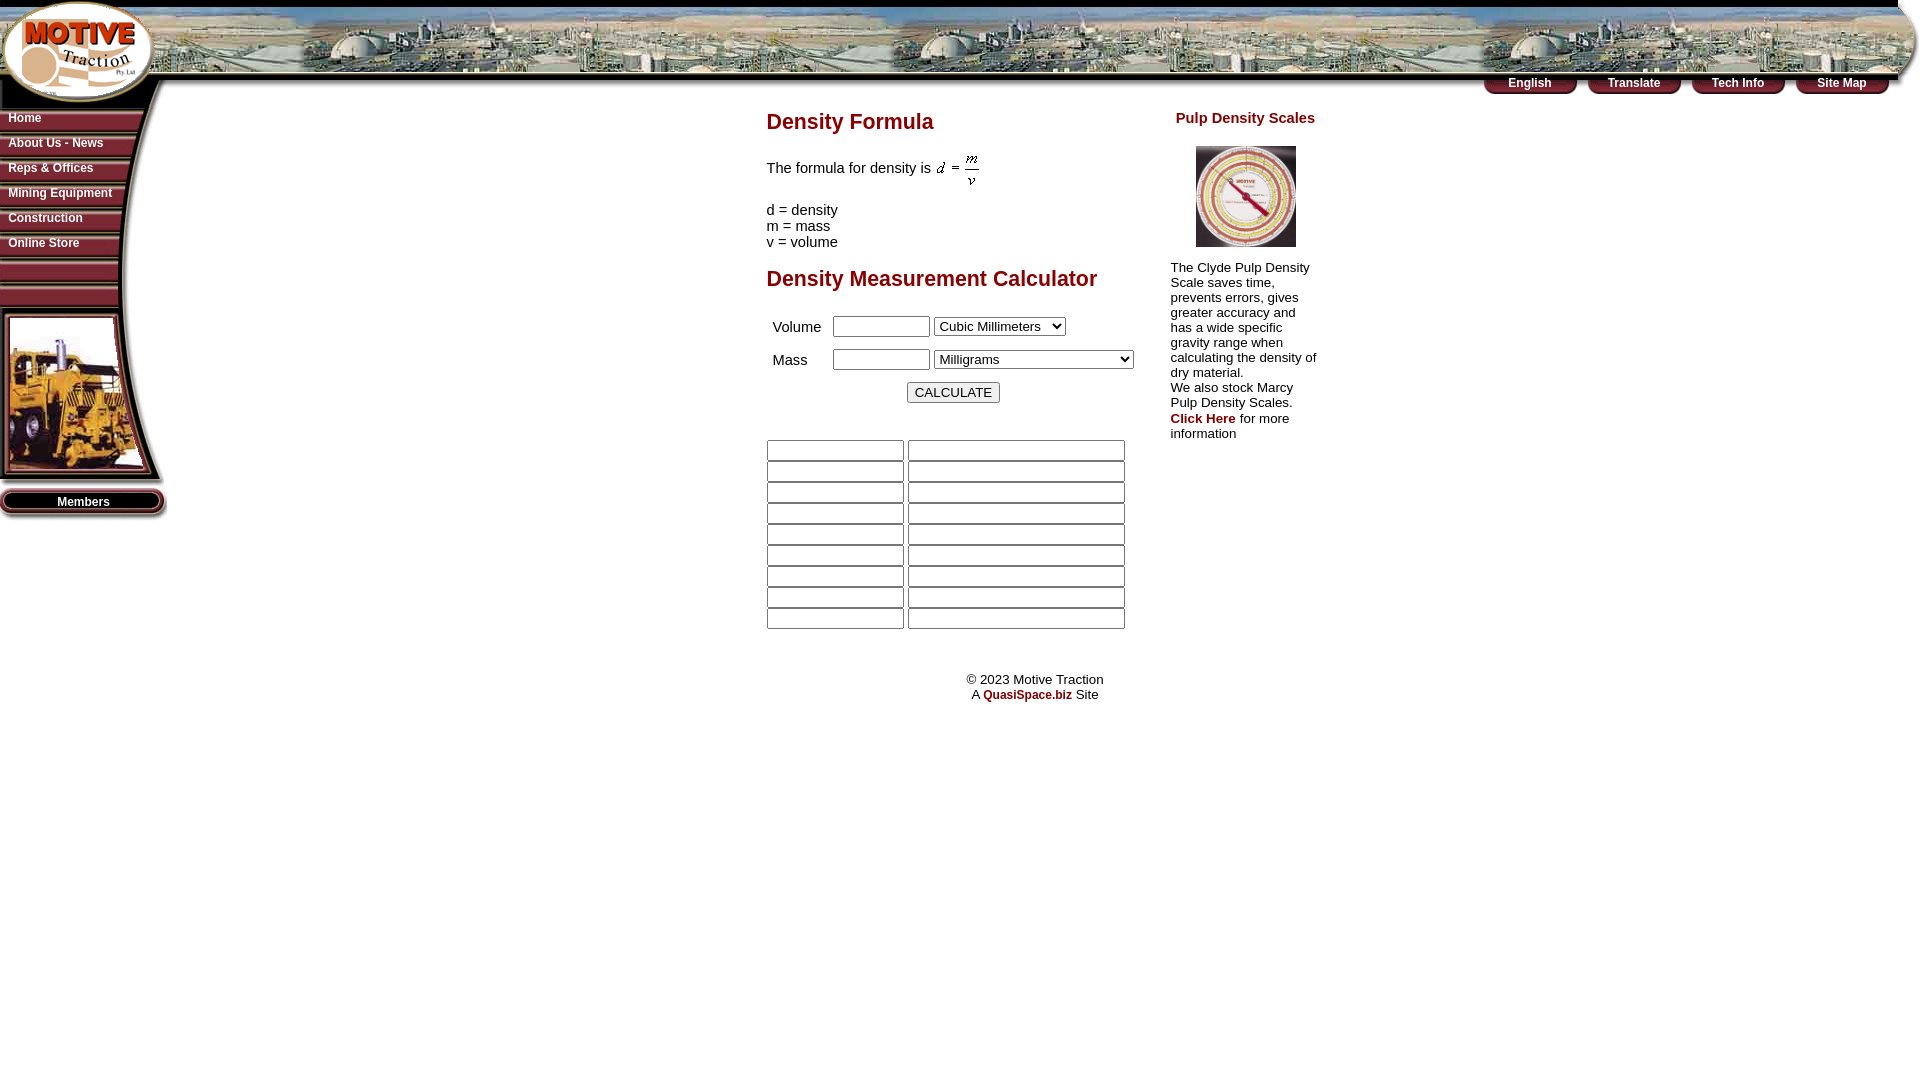  I want to click on 'Translate', so click(1634, 82).